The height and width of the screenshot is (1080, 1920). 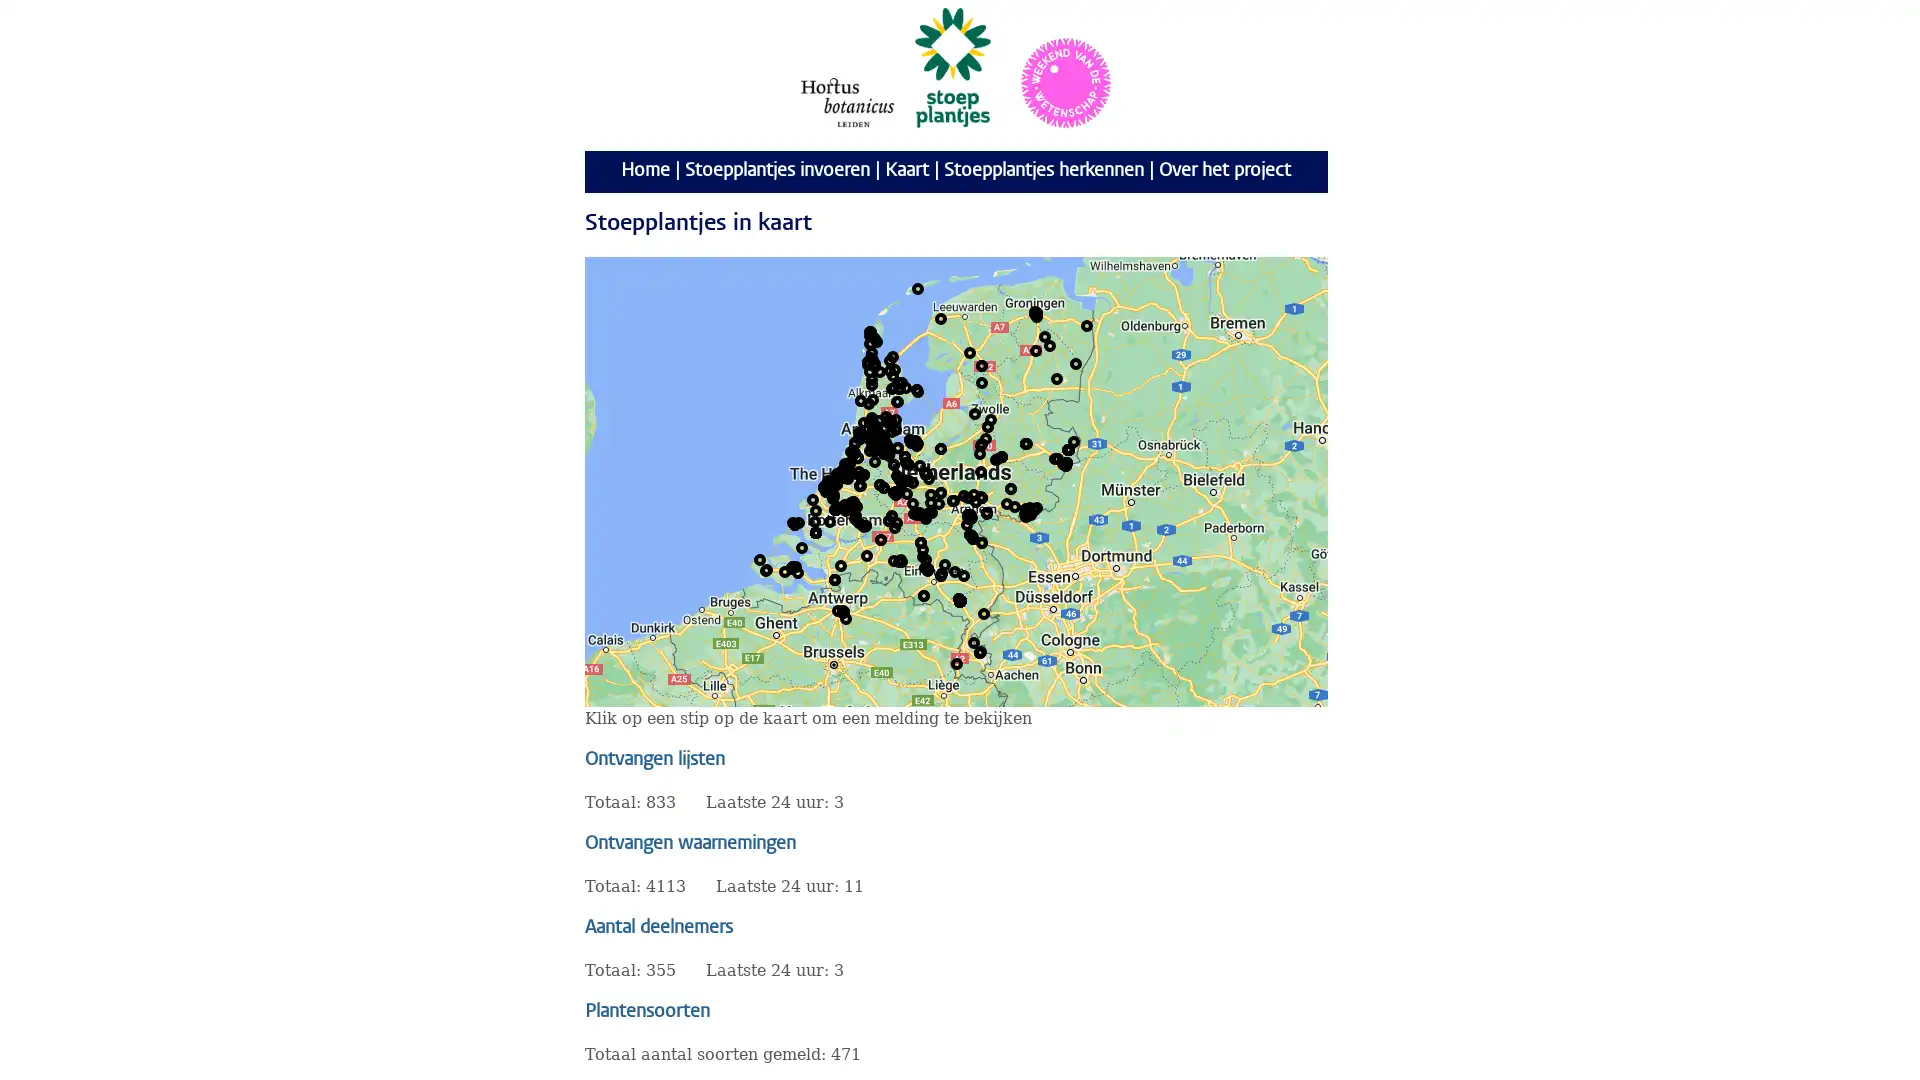 I want to click on Telling van JCD op 23 mei 2022, so click(x=1002, y=455).